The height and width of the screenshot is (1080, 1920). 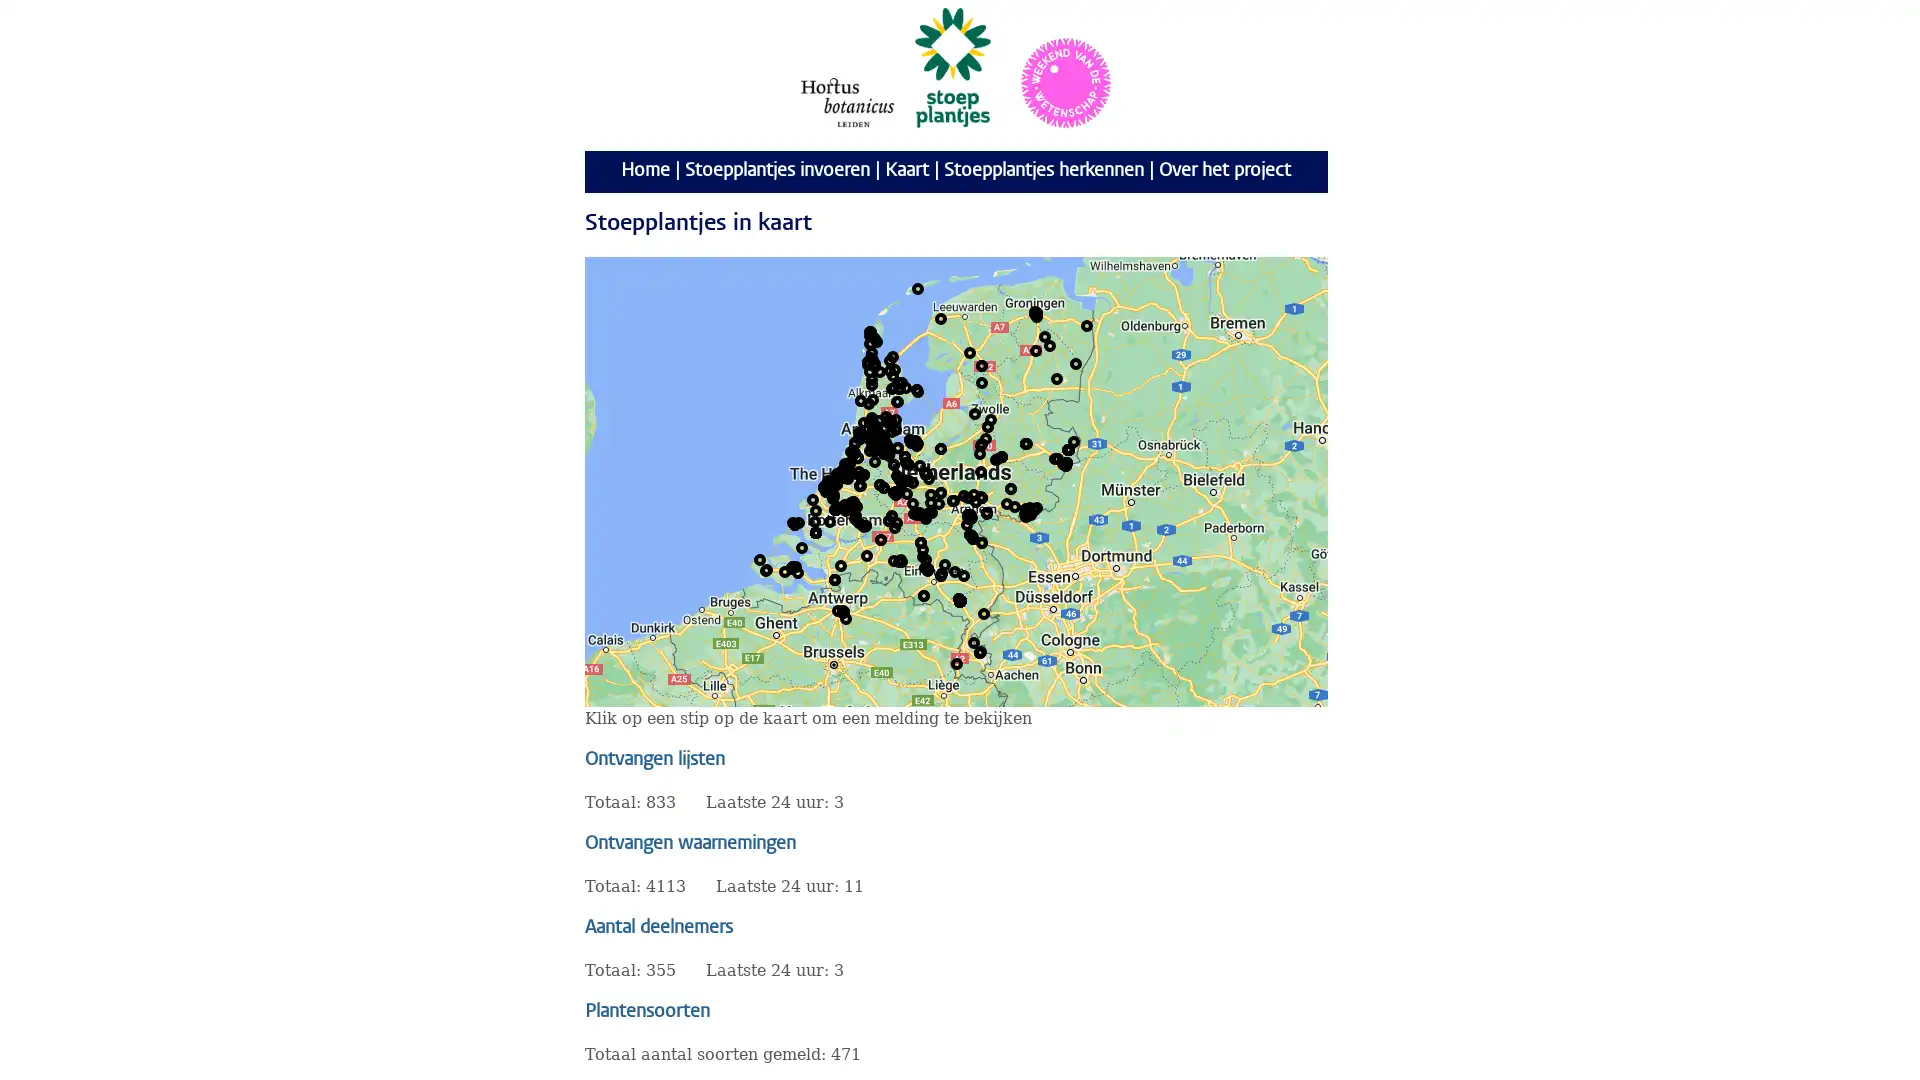 I want to click on Telling van JCD op 23 mei 2022, so click(x=1002, y=455).